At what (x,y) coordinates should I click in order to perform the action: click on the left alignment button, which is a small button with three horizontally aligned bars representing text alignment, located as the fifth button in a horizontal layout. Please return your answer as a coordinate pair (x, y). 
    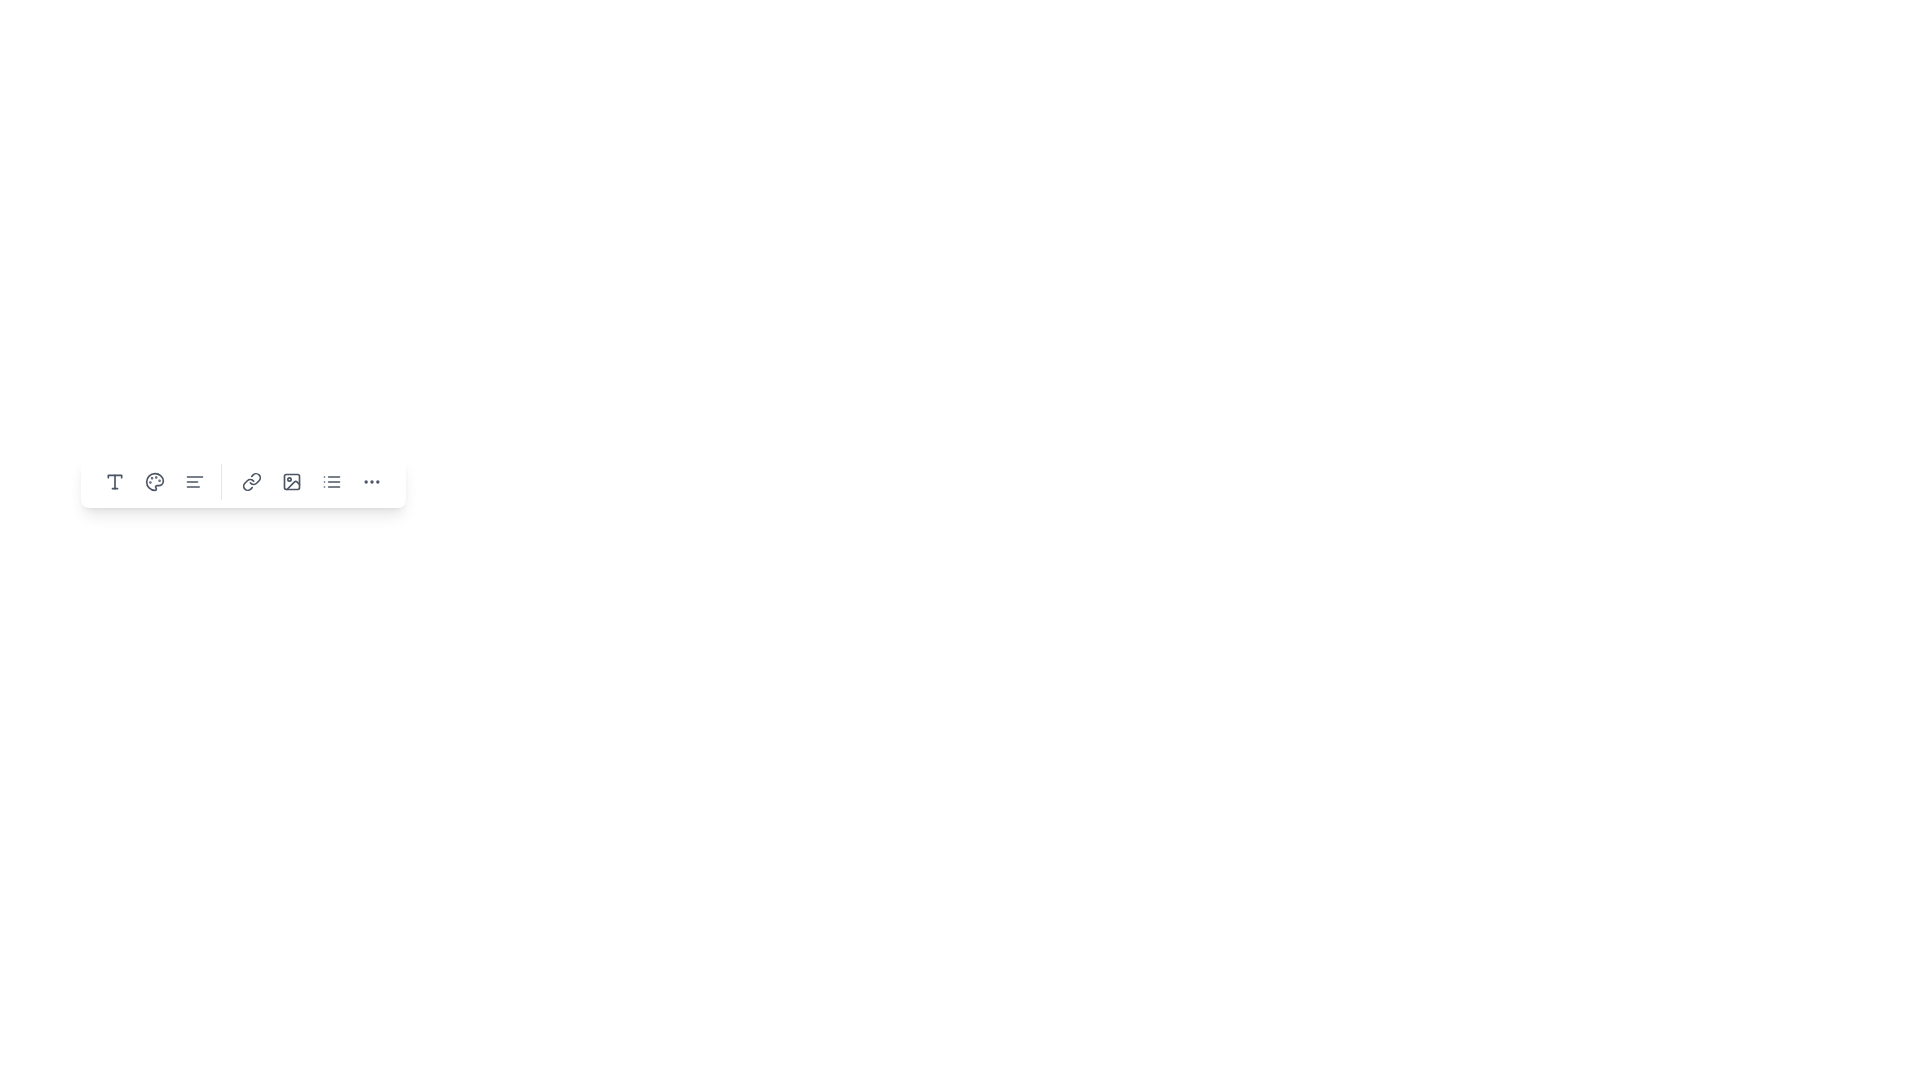
    Looking at the image, I should click on (195, 482).